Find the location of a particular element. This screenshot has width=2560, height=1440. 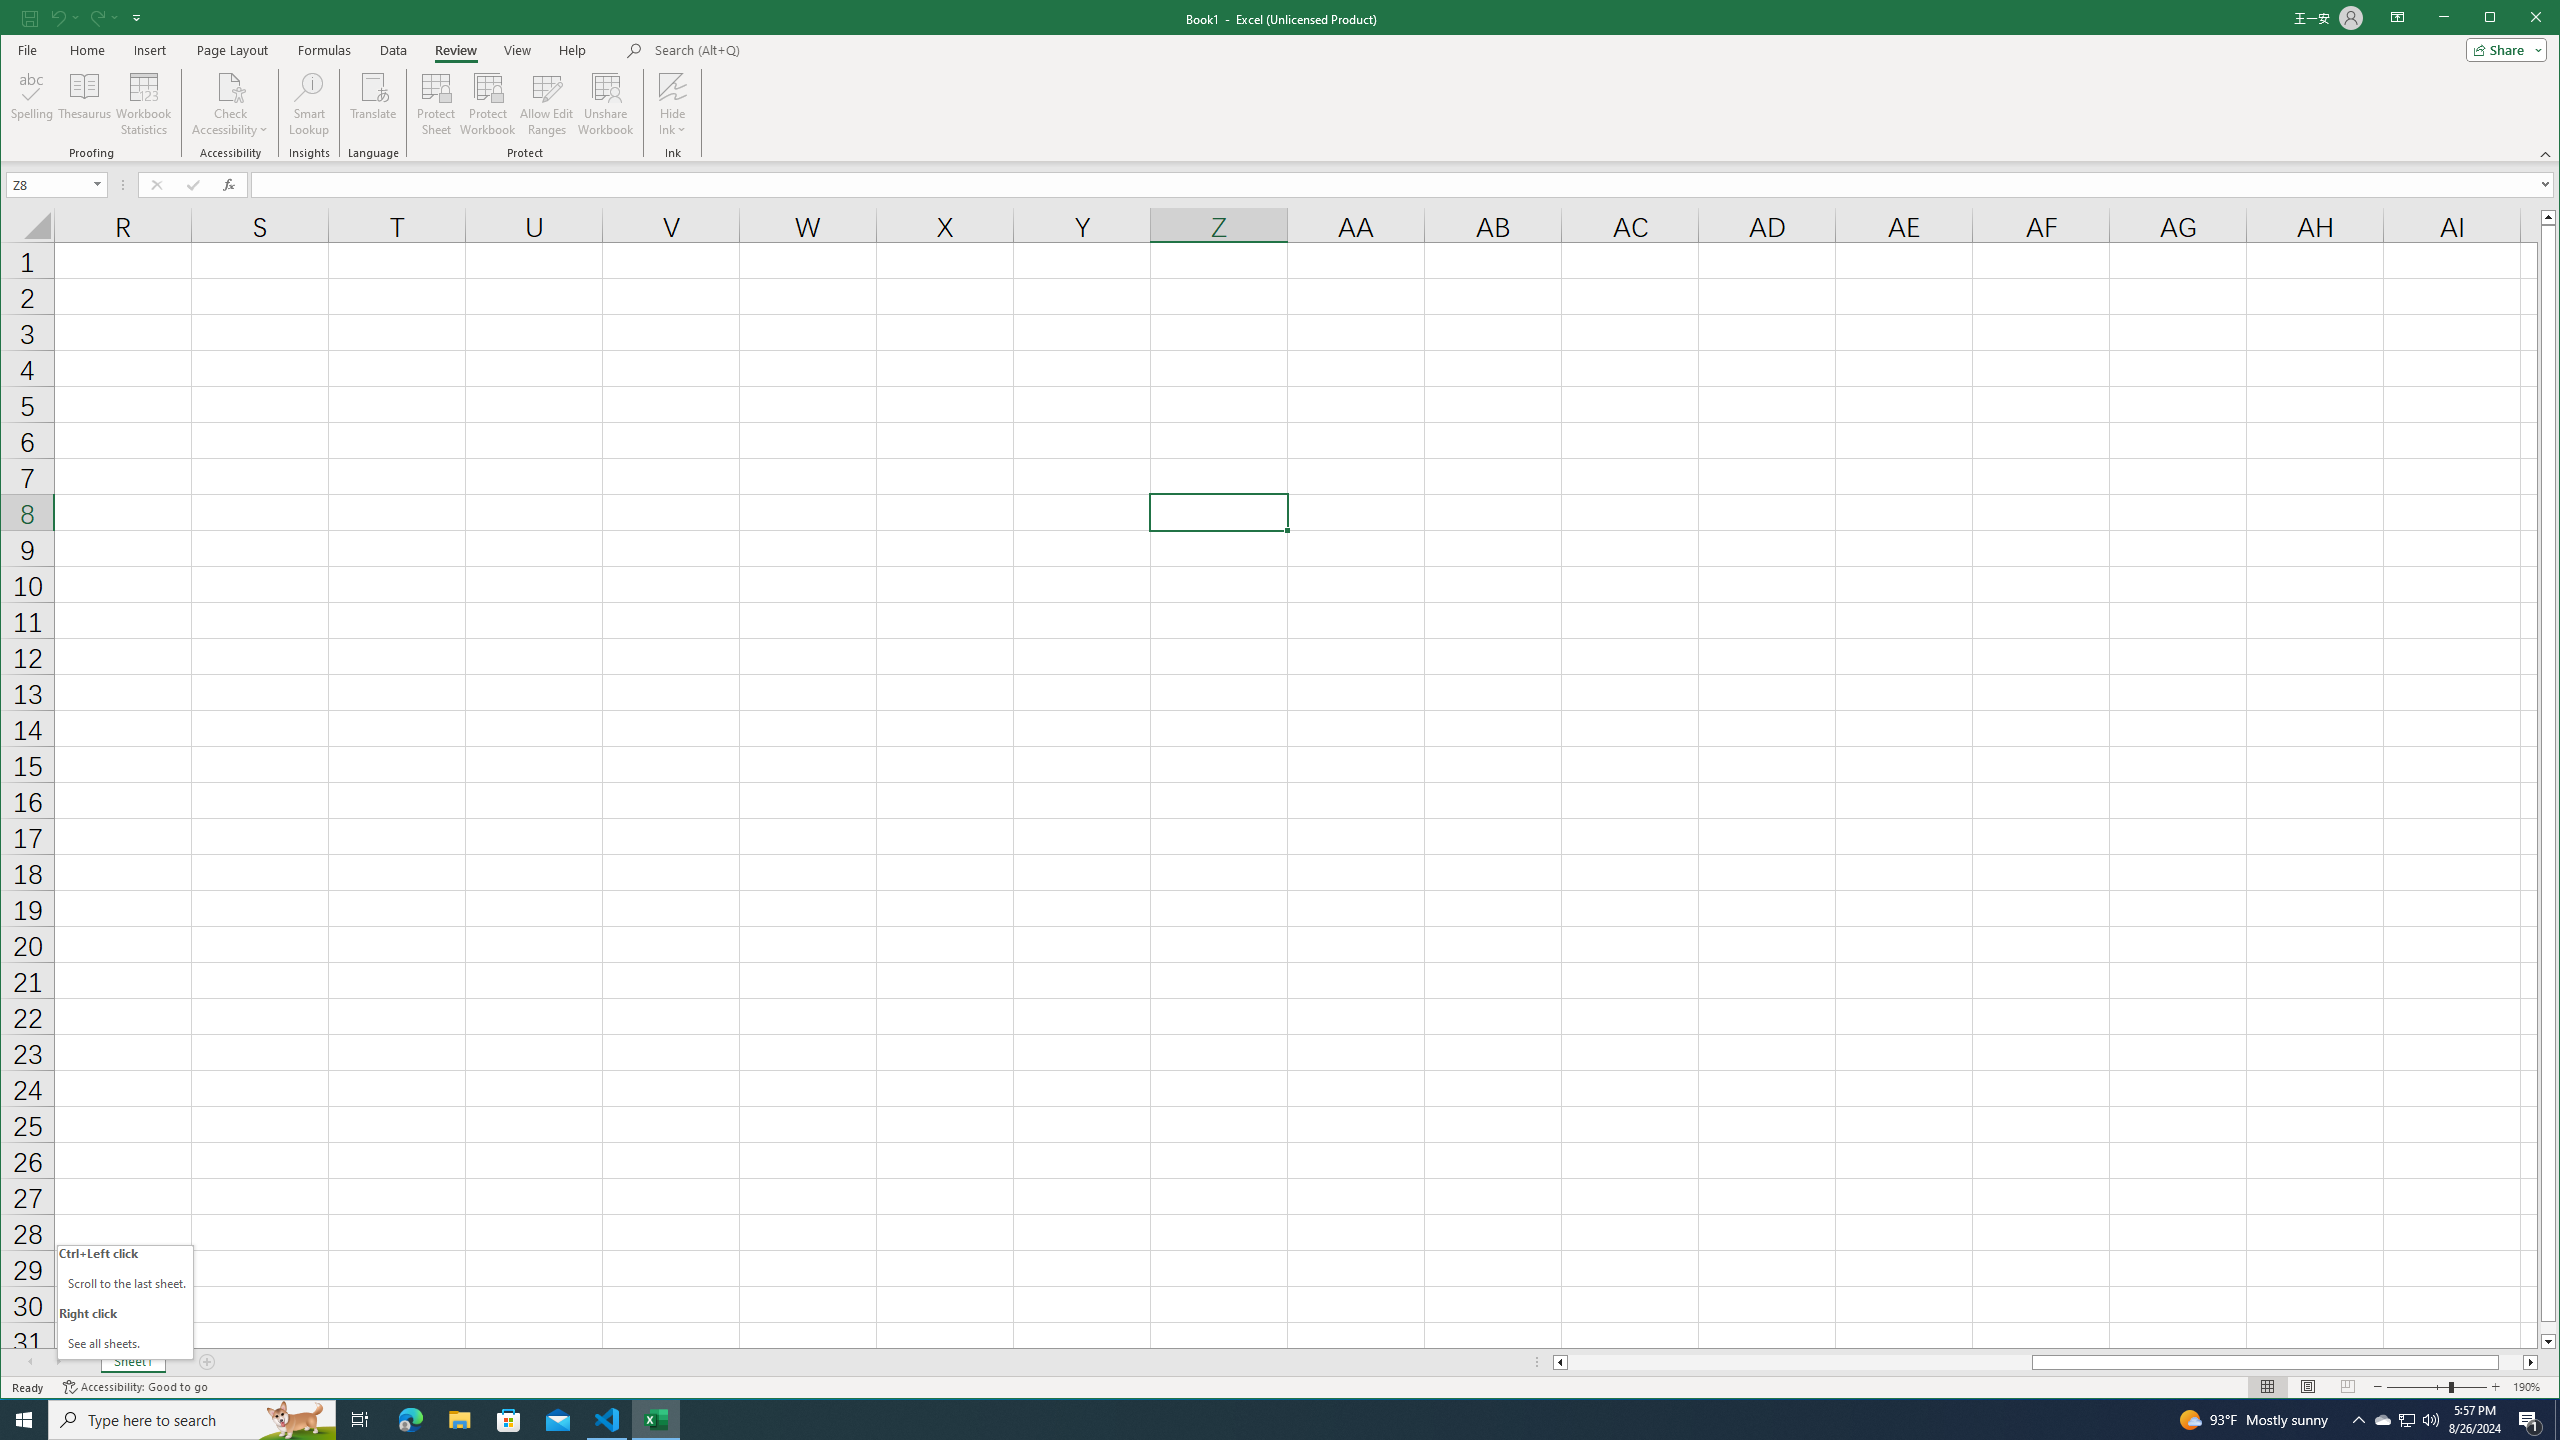

'Workbook Statistics' is located at coordinates (143, 103).